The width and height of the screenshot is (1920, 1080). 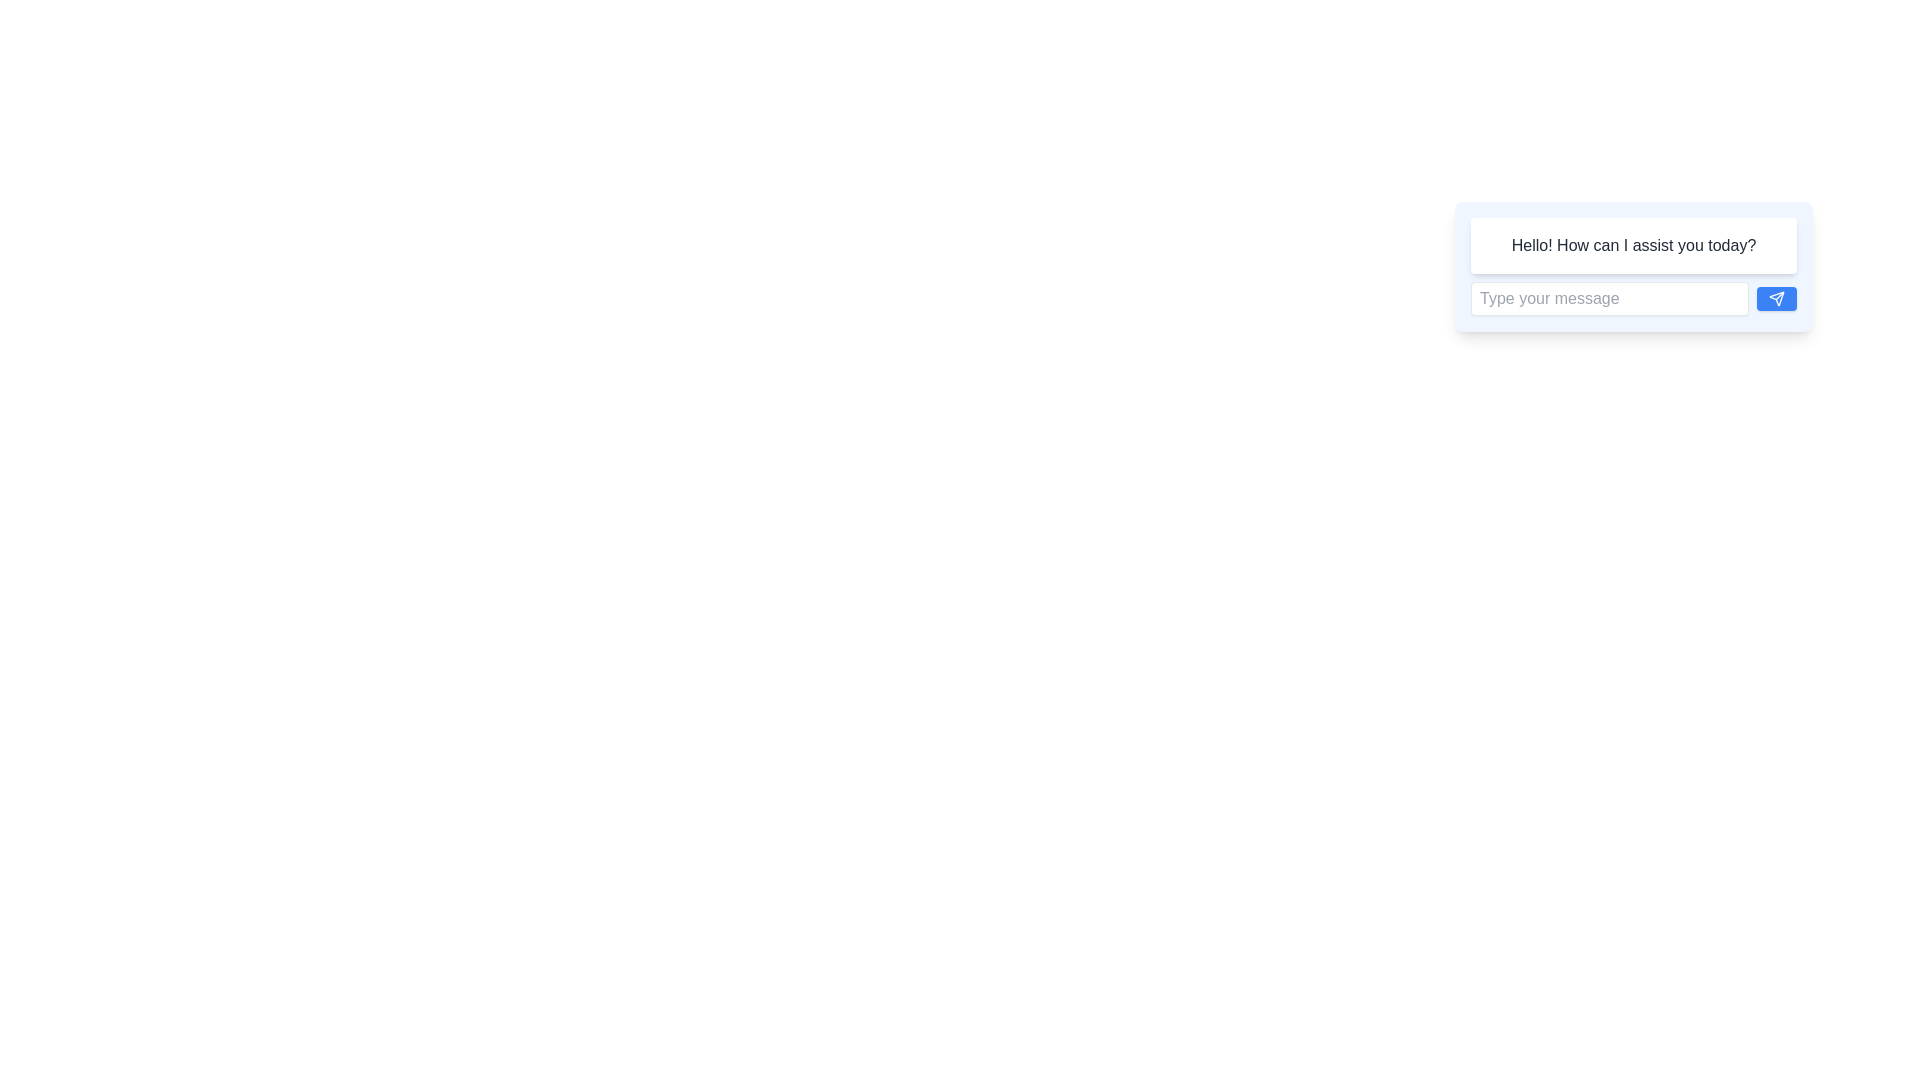 I want to click on welcoming message displayed on the greeting card, which is positioned at the top center of the messaging interface, above the text input field and send button, so click(x=1633, y=265).